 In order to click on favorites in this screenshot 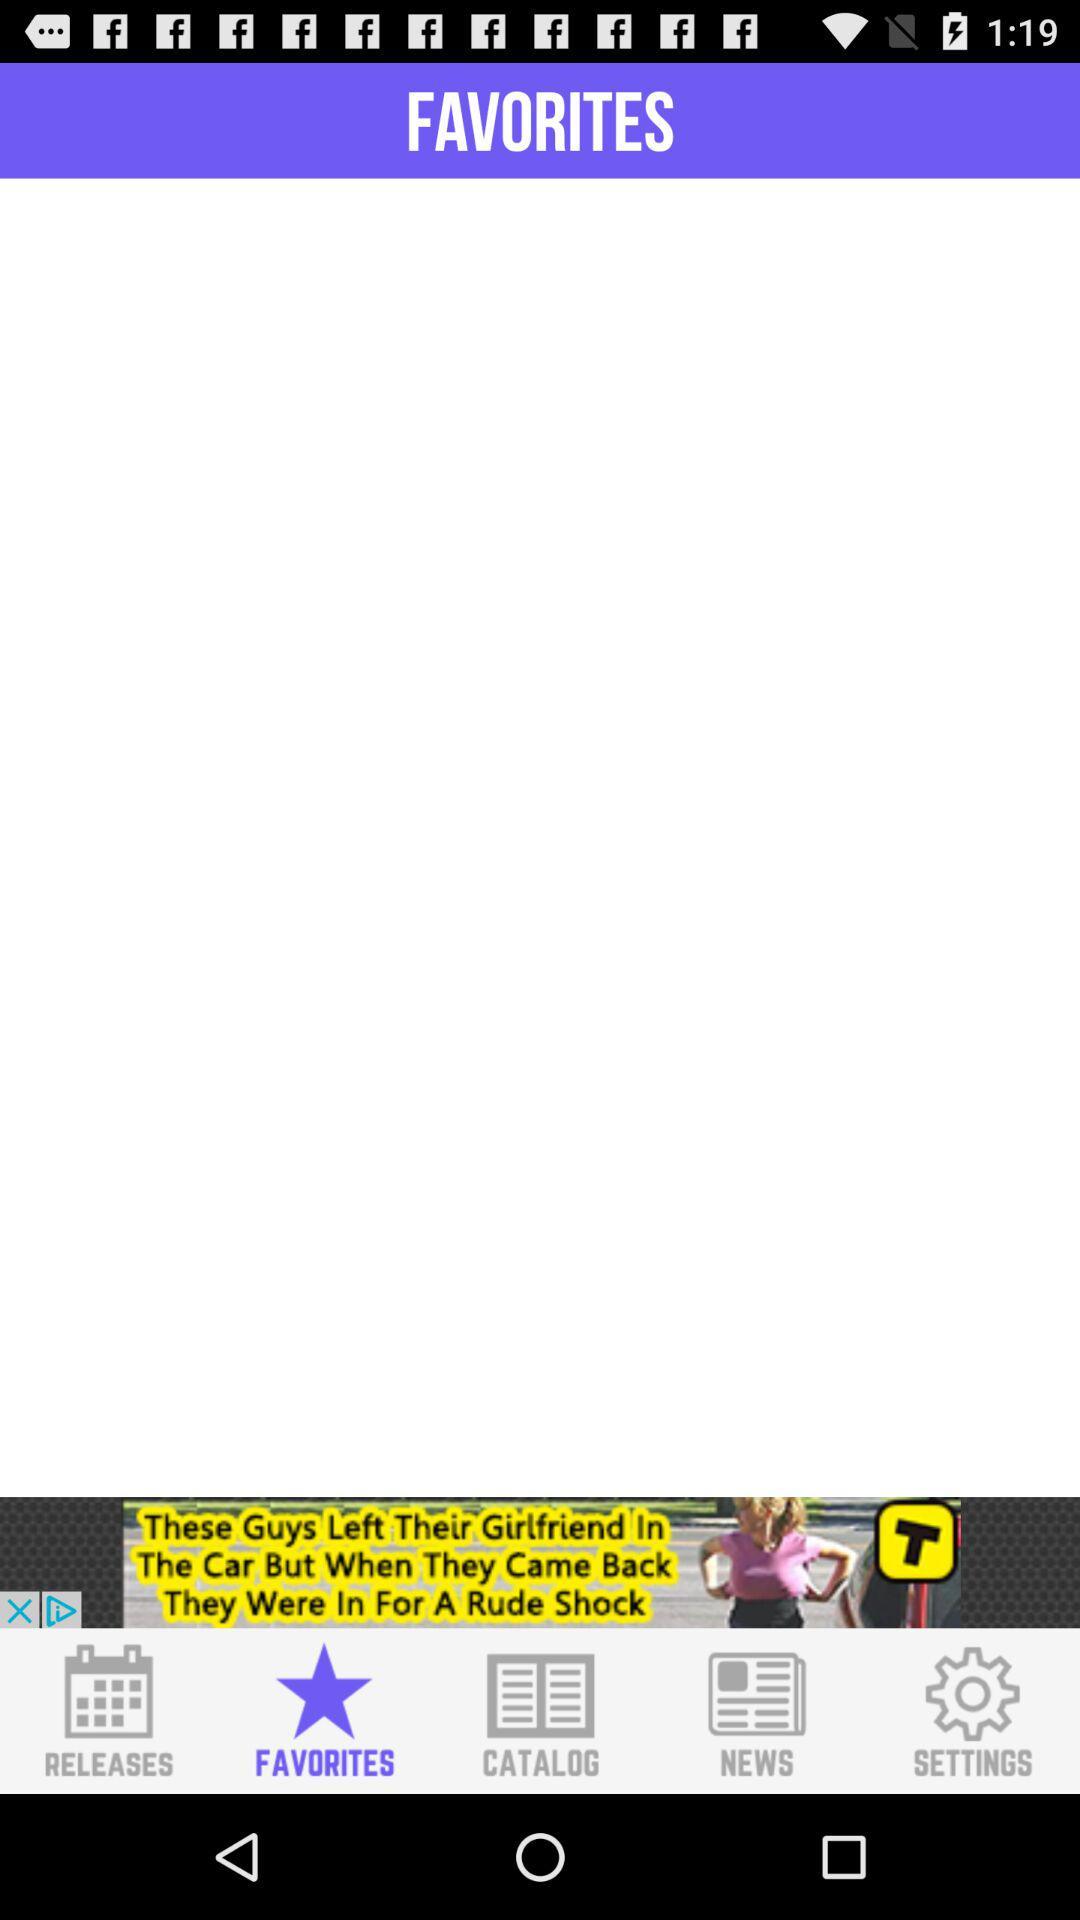, I will do `click(323, 1710)`.